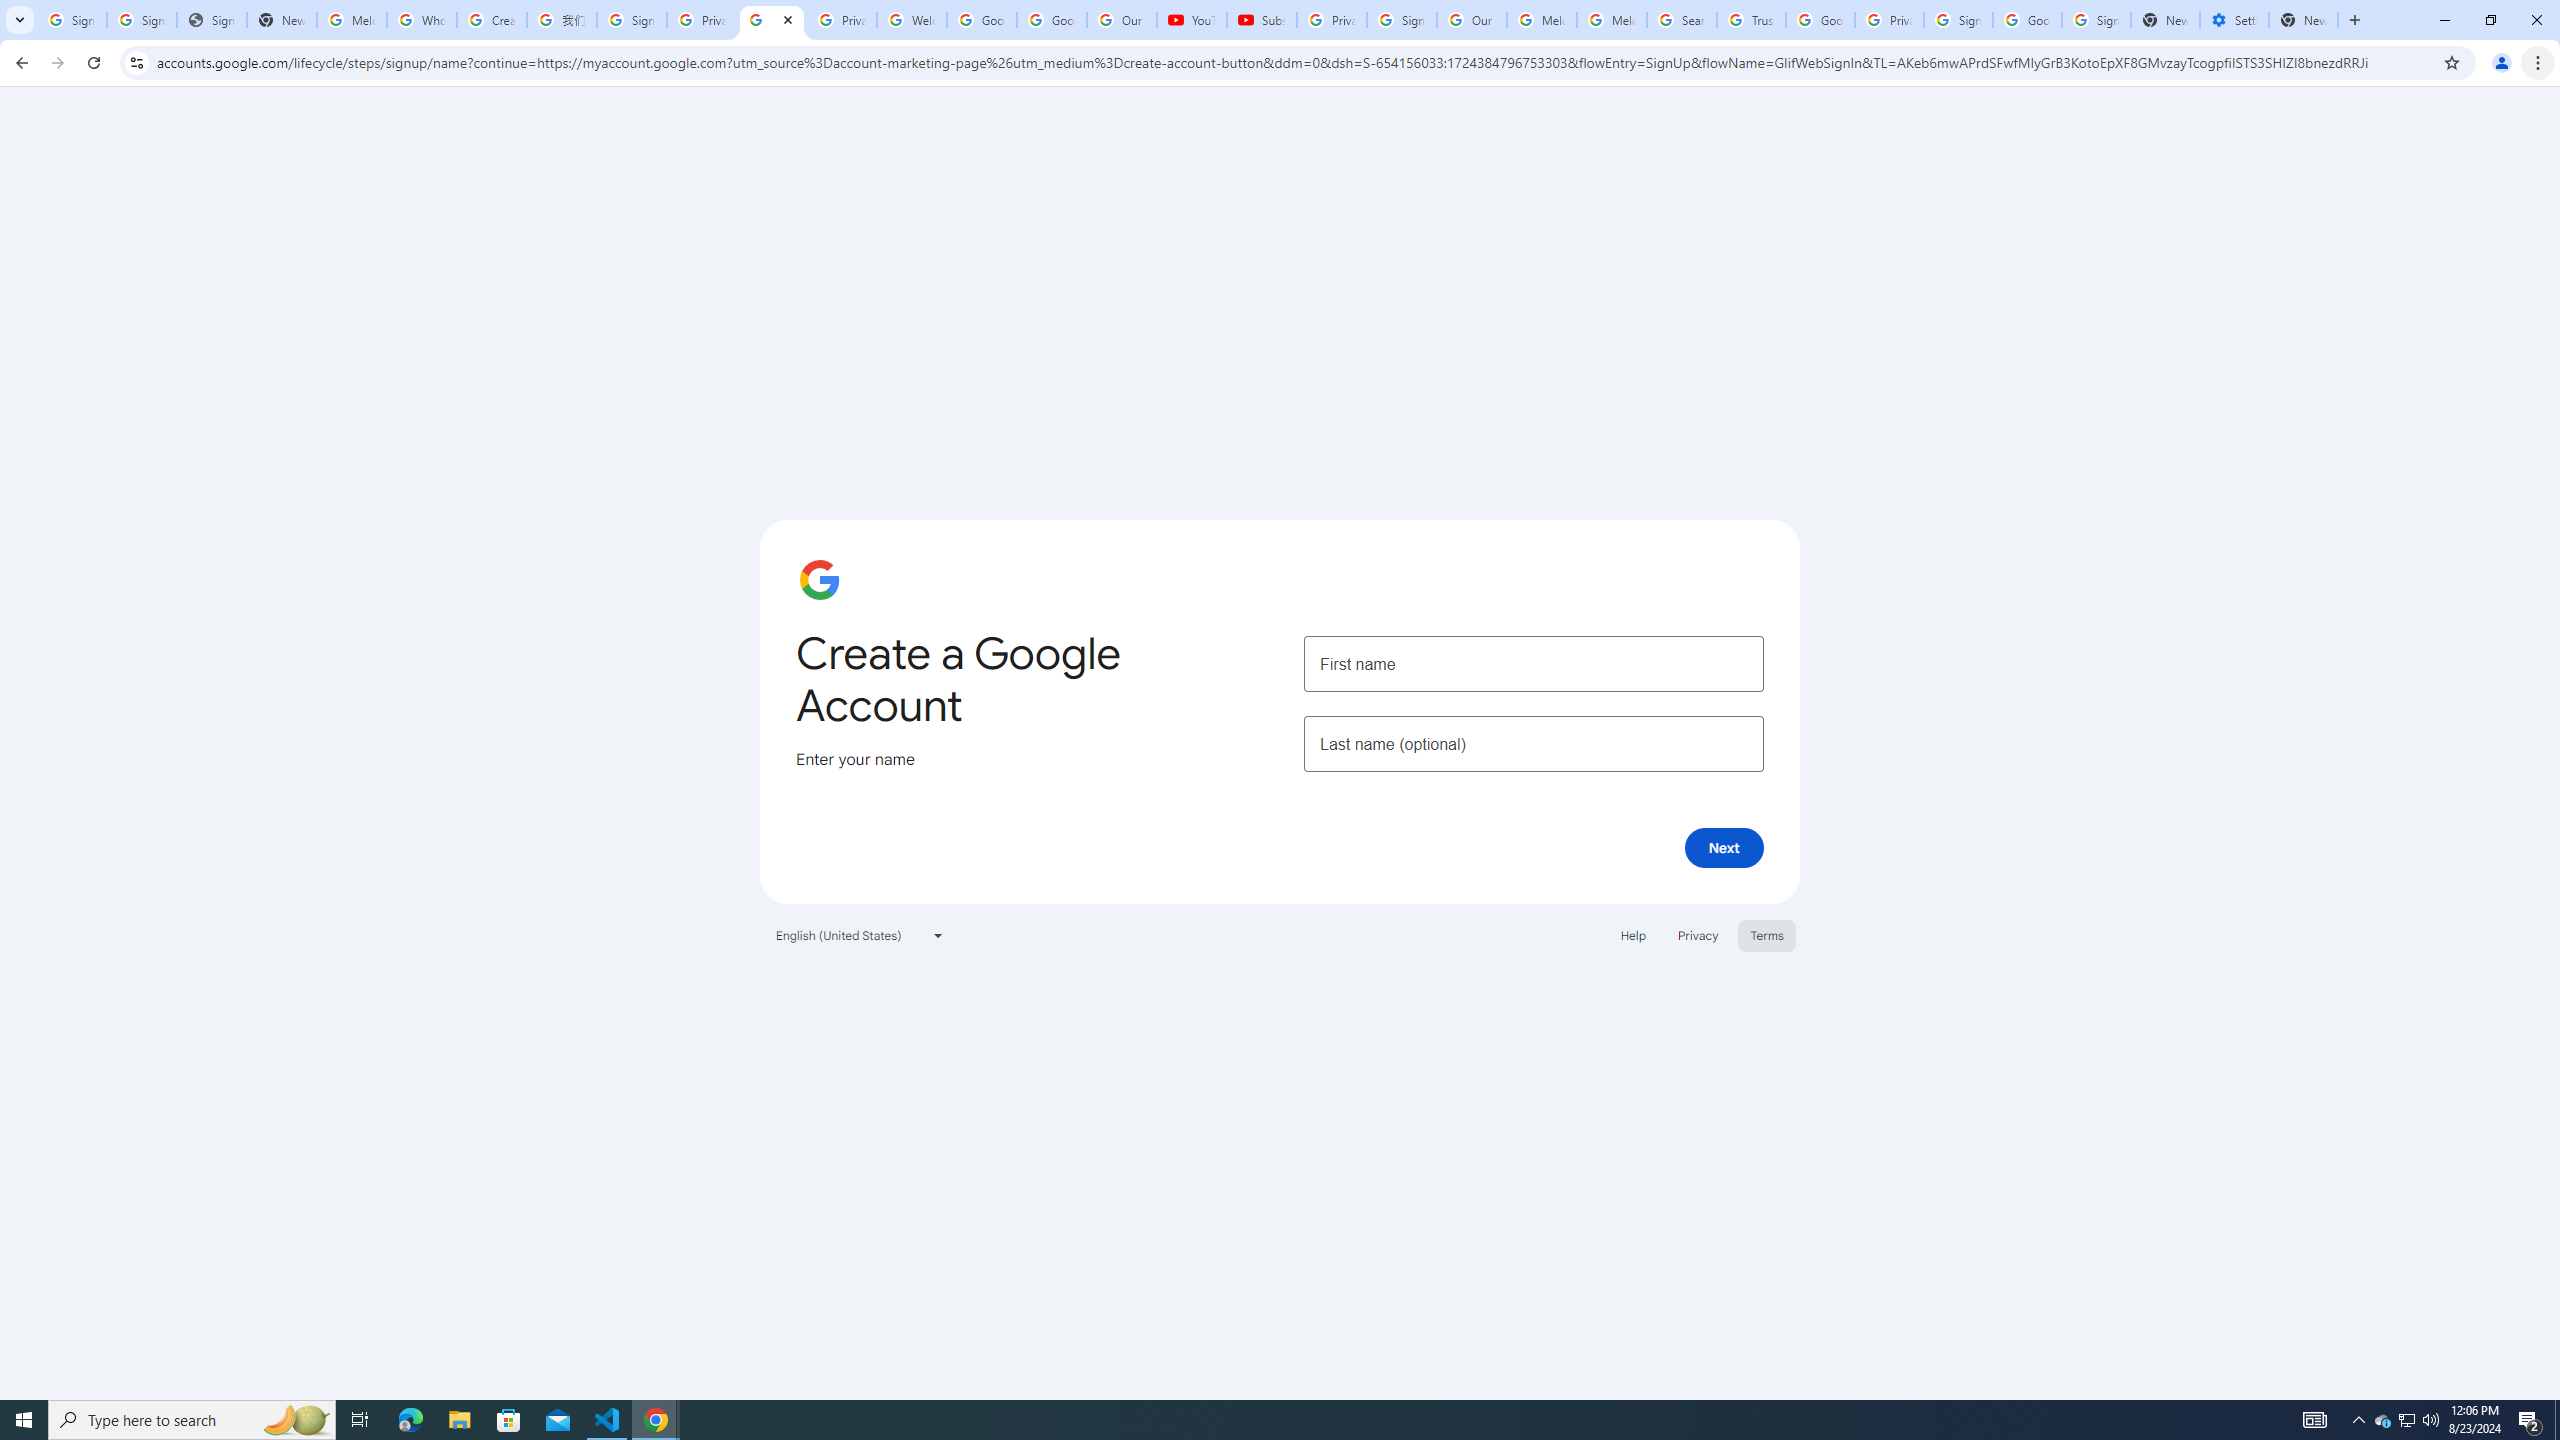 The width and height of the screenshot is (2560, 1440). What do you see at coordinates (1680, 19) in the screenshot?
I see `'Search our Doodle Library Collection - Google Doodles'` at bounding box center [1680, 19].